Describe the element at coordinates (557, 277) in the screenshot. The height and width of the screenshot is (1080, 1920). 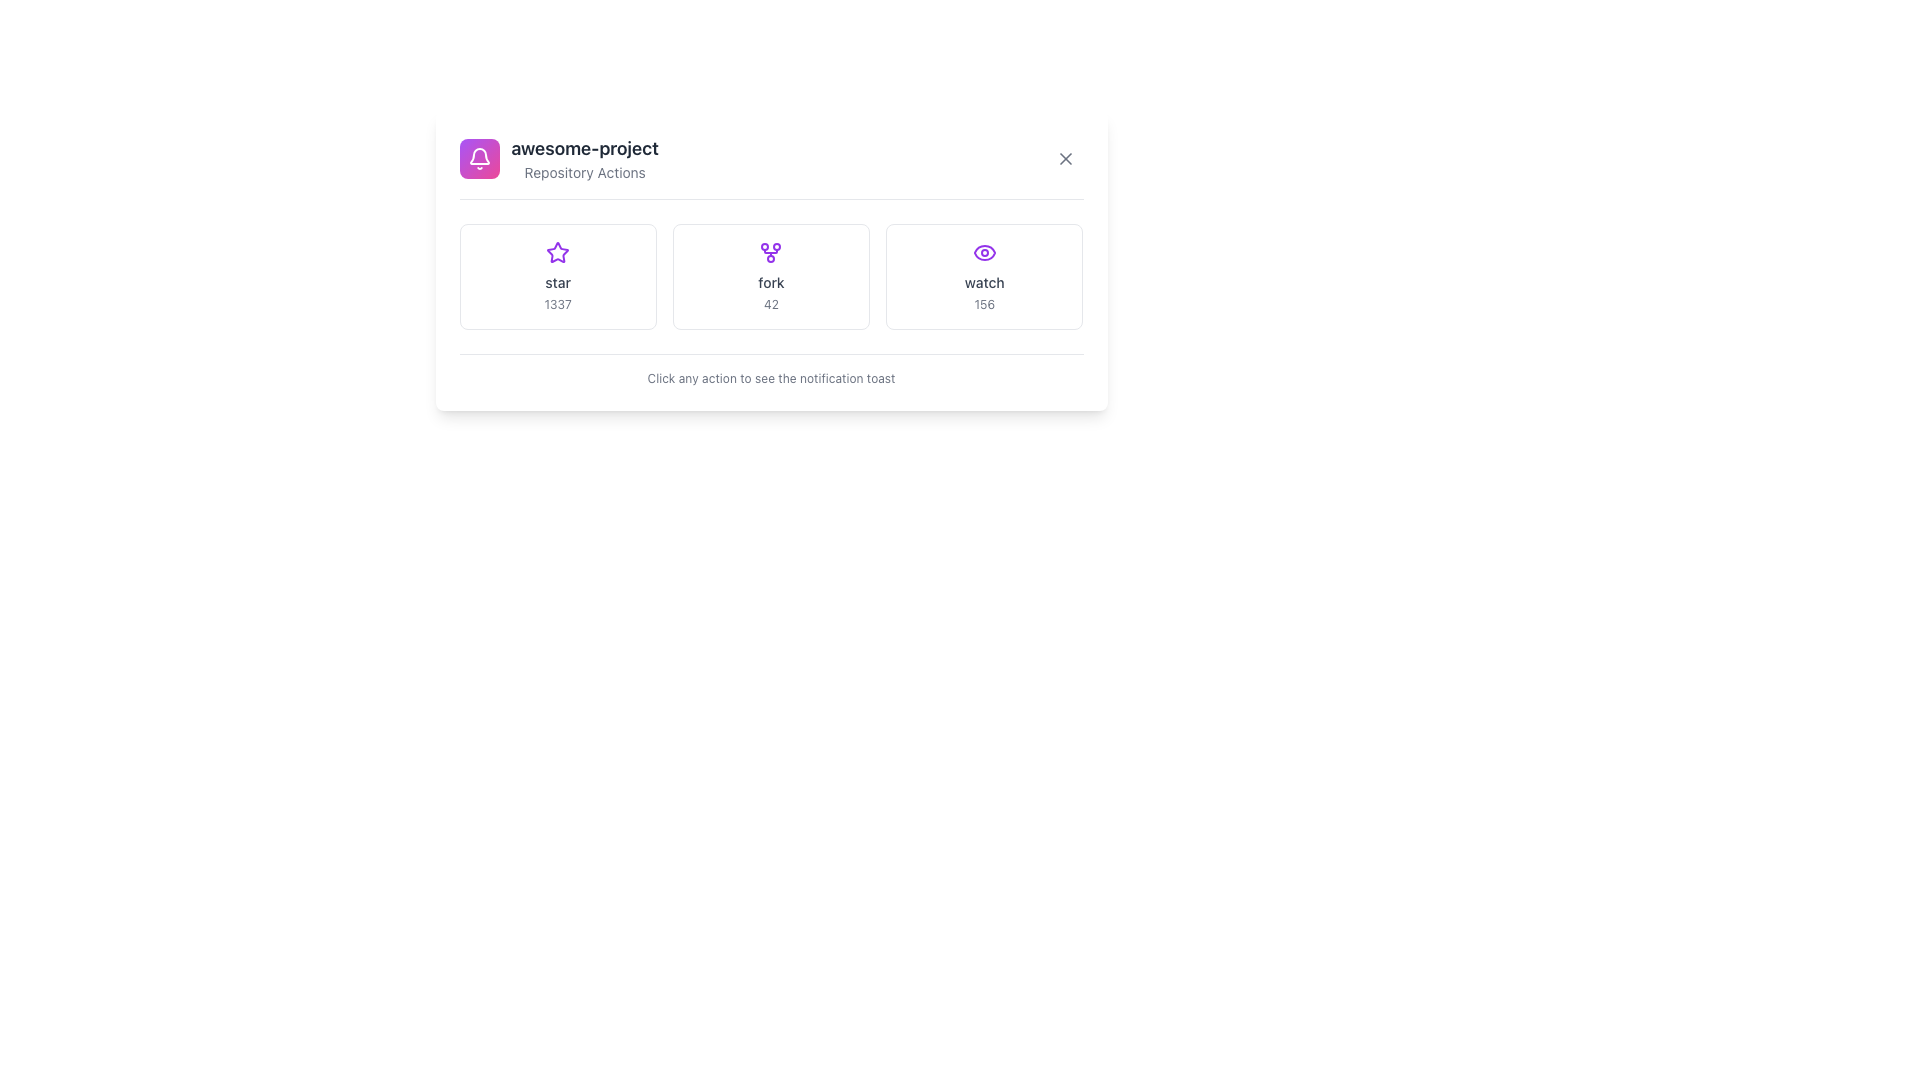
I see `the 'star' button representing a count of 1337, located as the first card in a horizontal row of three cards in the top-left corner of the grid layout` at that location.